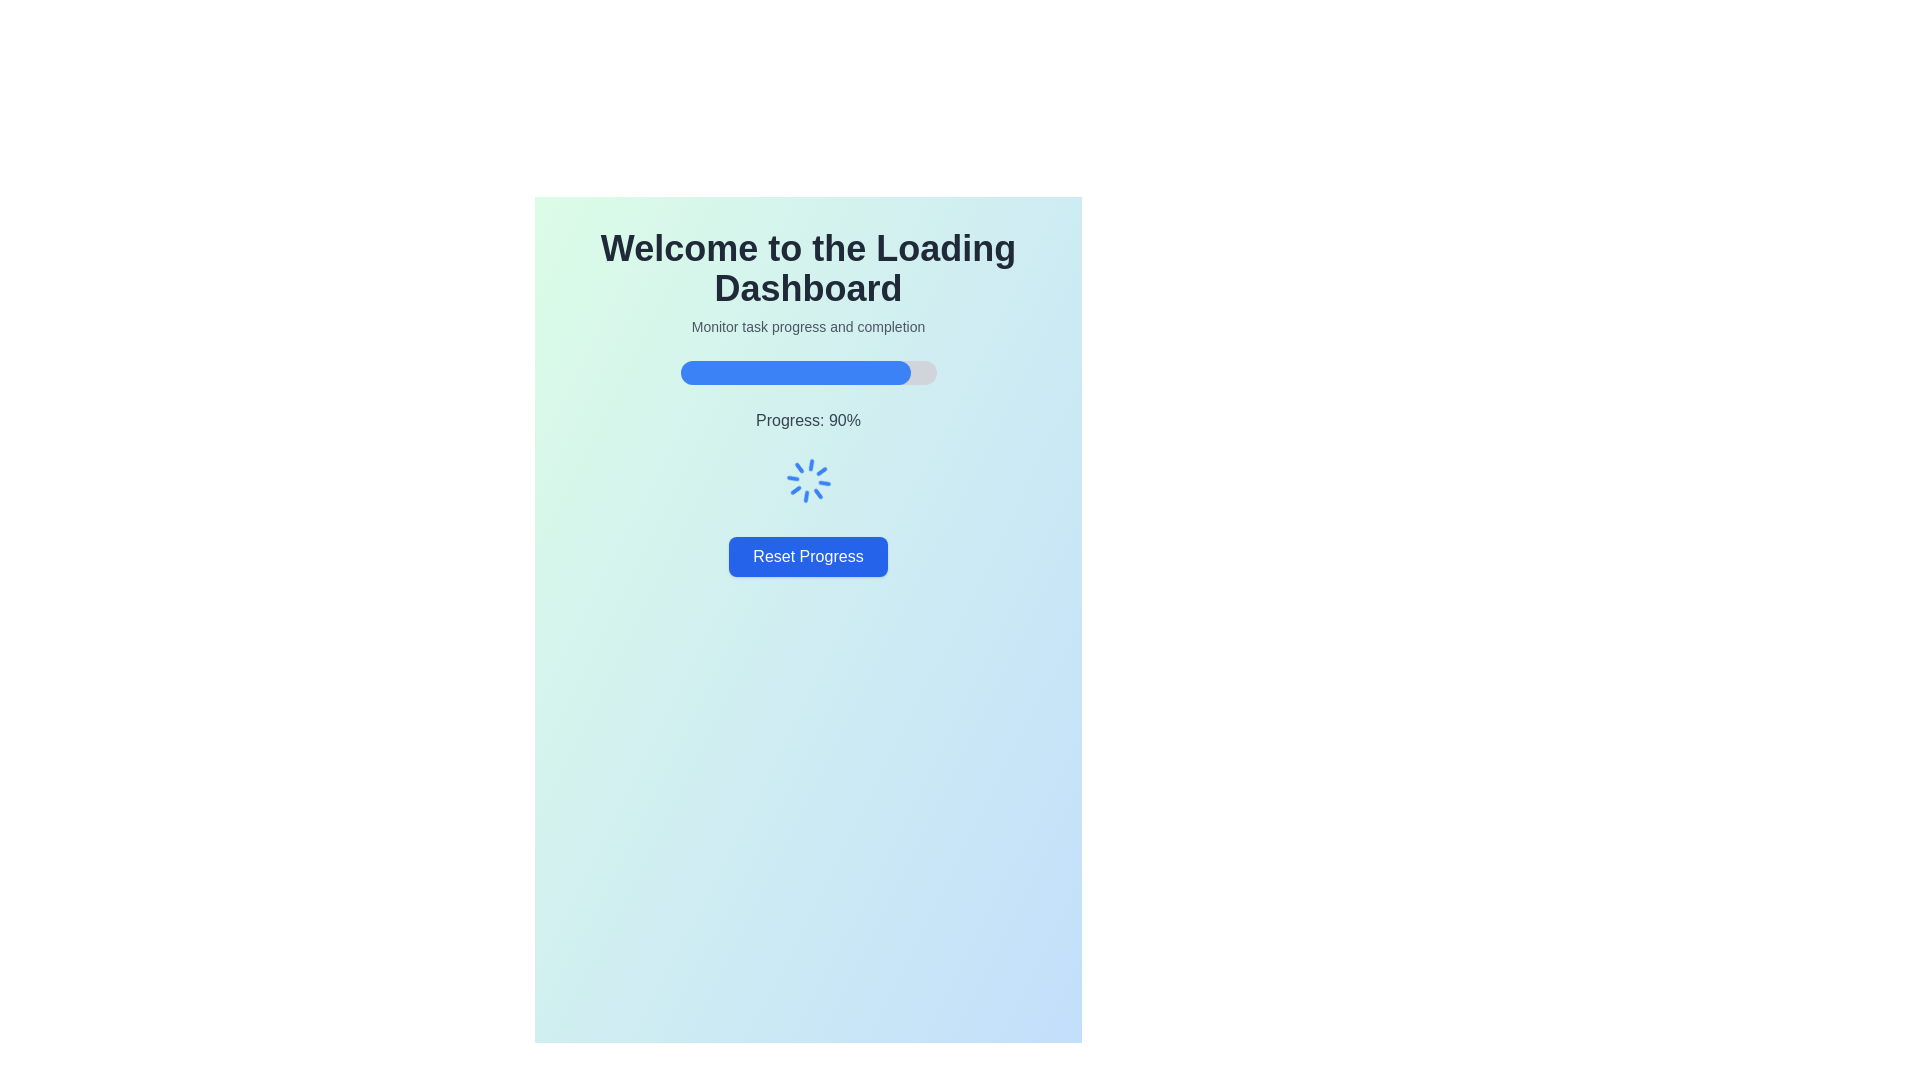  Describe the element at coordinates (808, 326) in the screenshot. I see `the Text label that provides instructions about monitoring task progress and completion, located directly below the main title 'Welcome to the Loading Dashboard'` at that location.